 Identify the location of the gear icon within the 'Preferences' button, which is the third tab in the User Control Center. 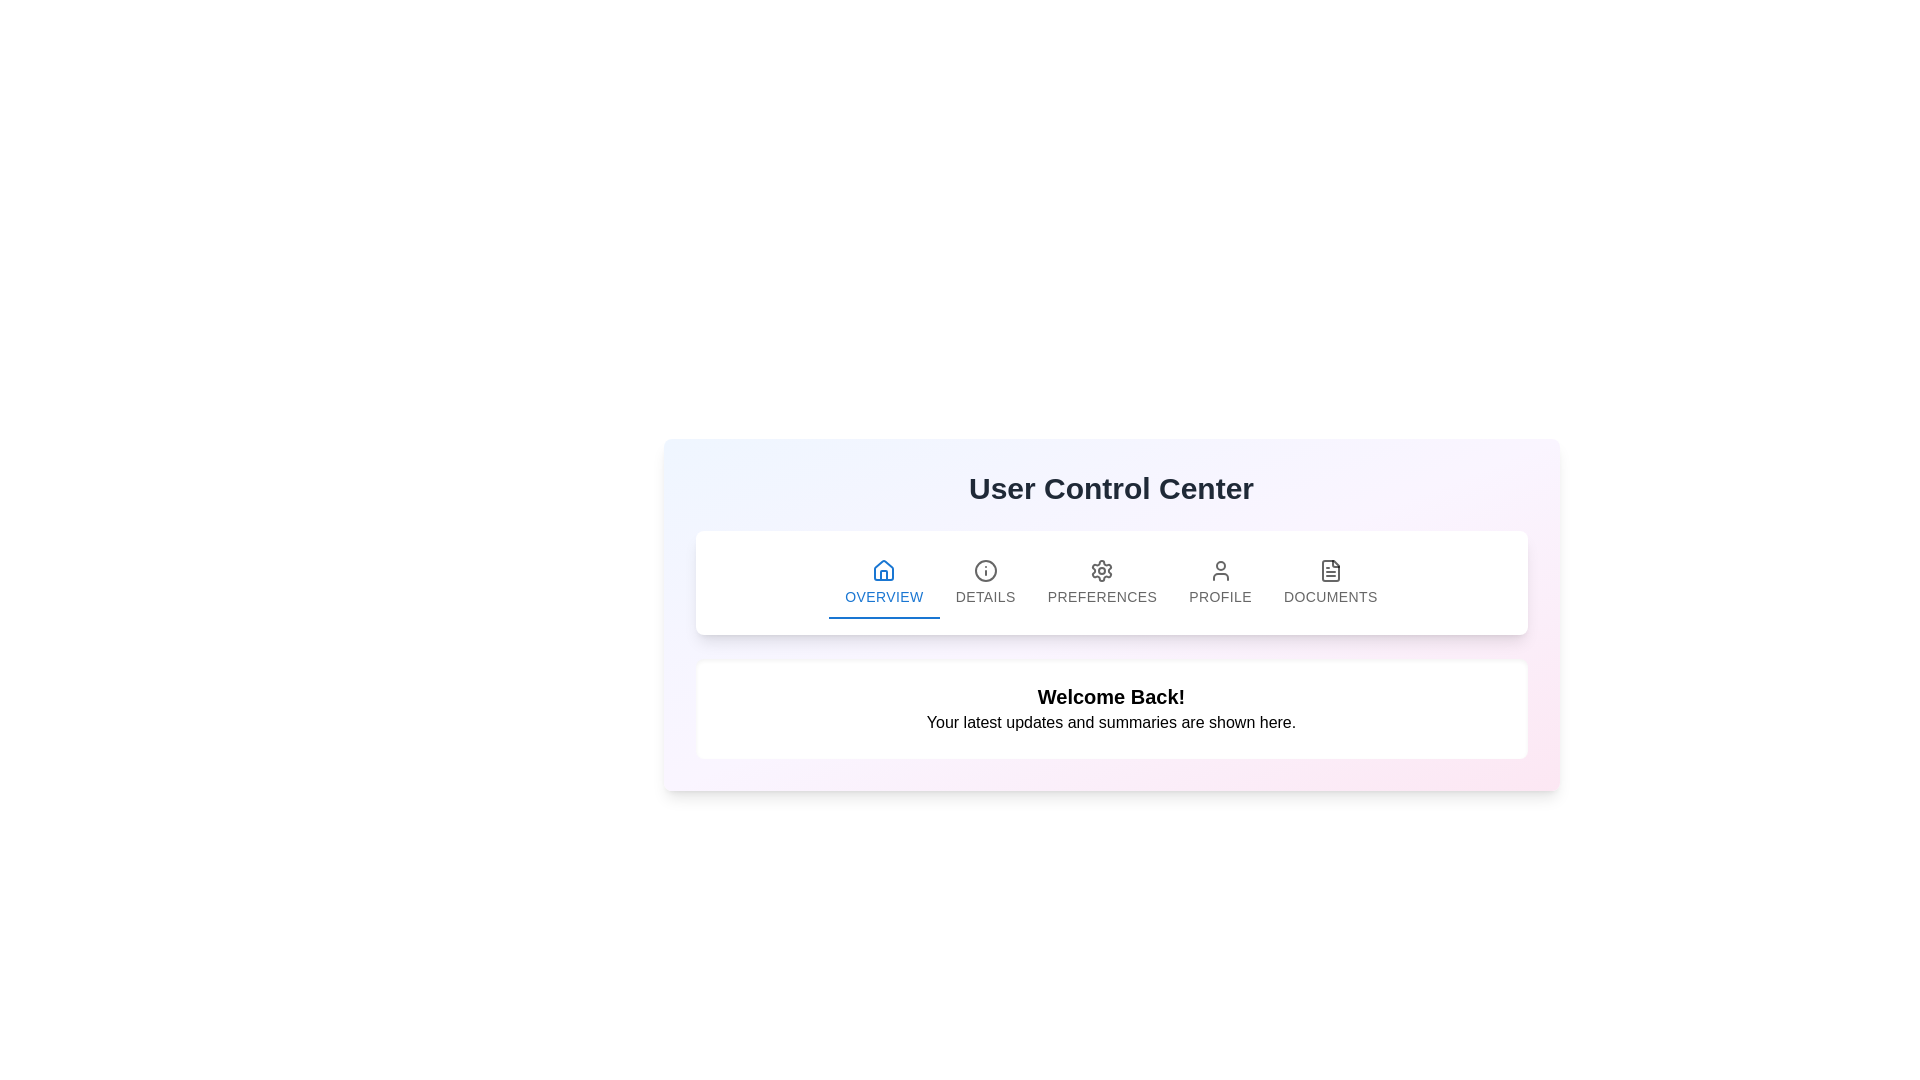
(1101, 571).